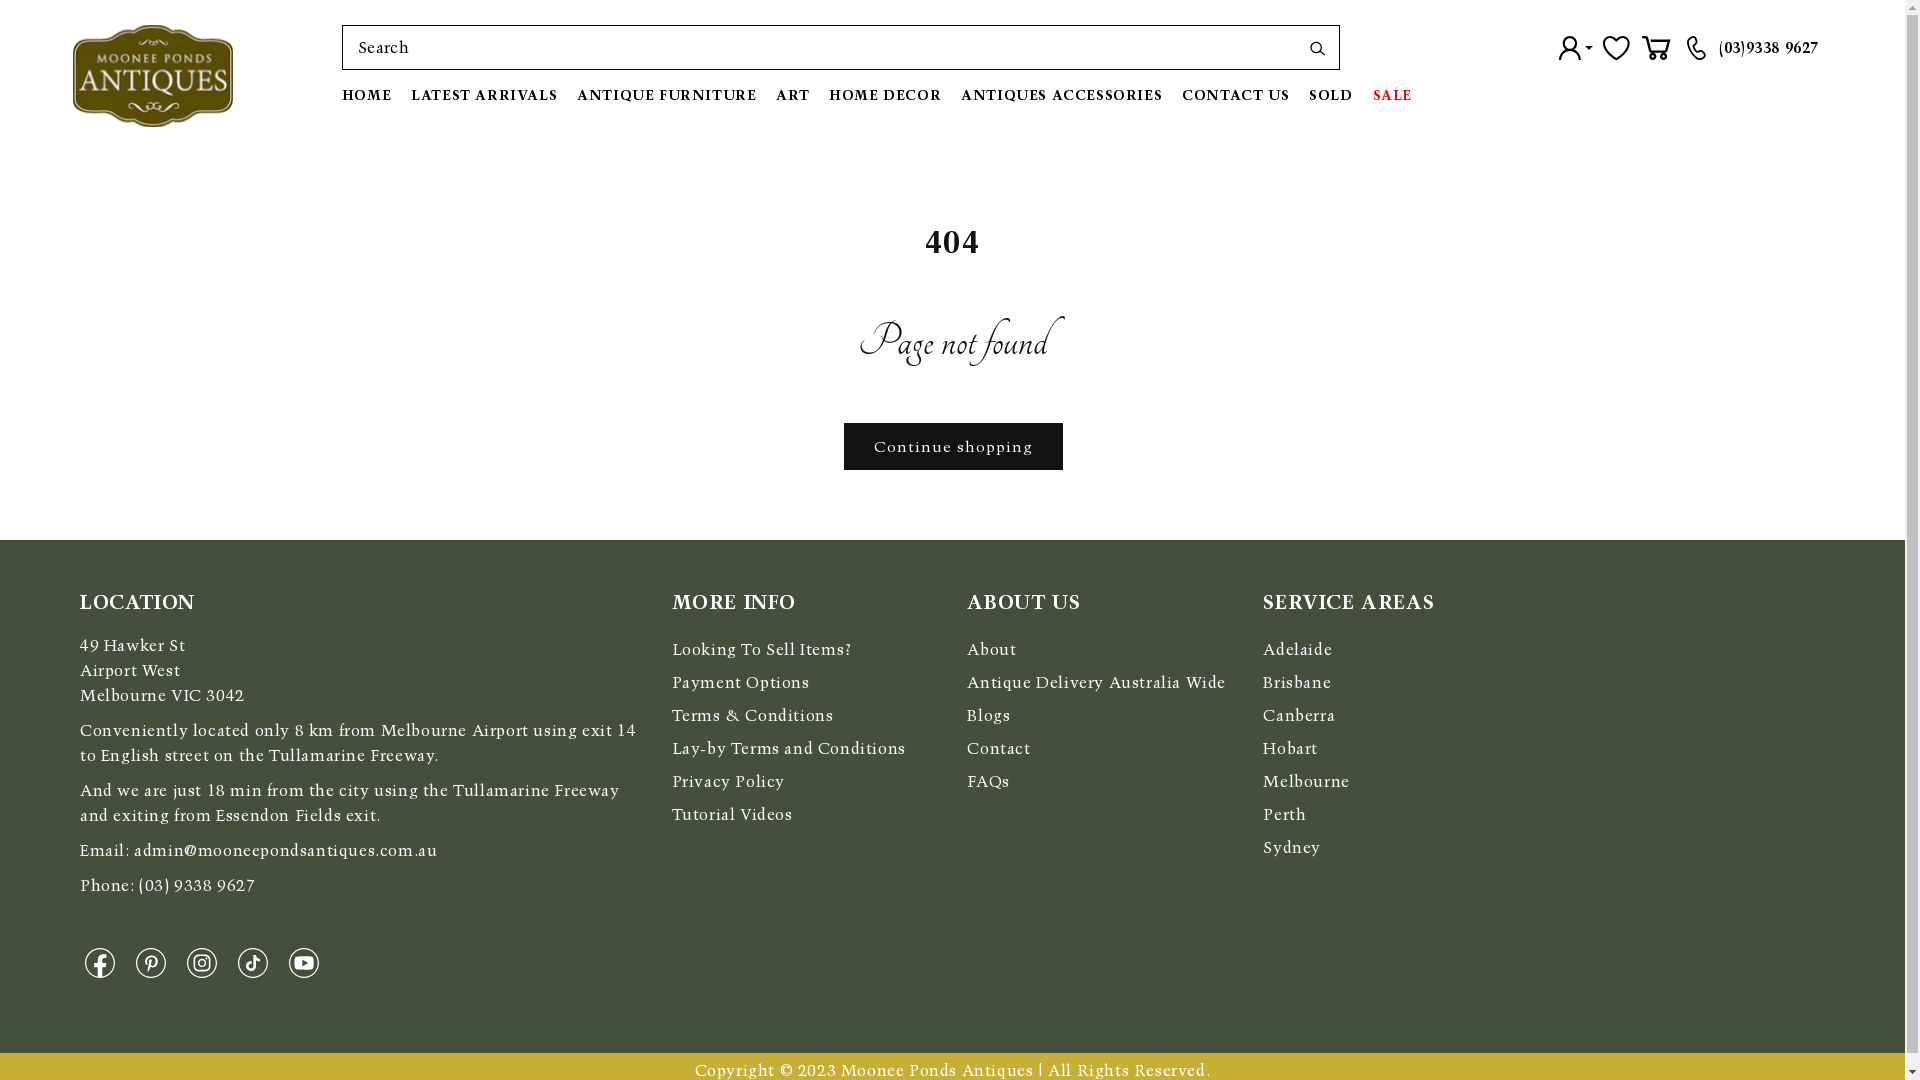 This screenshot has width=1920, height=1080. Describe the element at coordinates (1060, 95) in the screenshot. I see `'ANTIQUES ACCESSORIES'` at that location.